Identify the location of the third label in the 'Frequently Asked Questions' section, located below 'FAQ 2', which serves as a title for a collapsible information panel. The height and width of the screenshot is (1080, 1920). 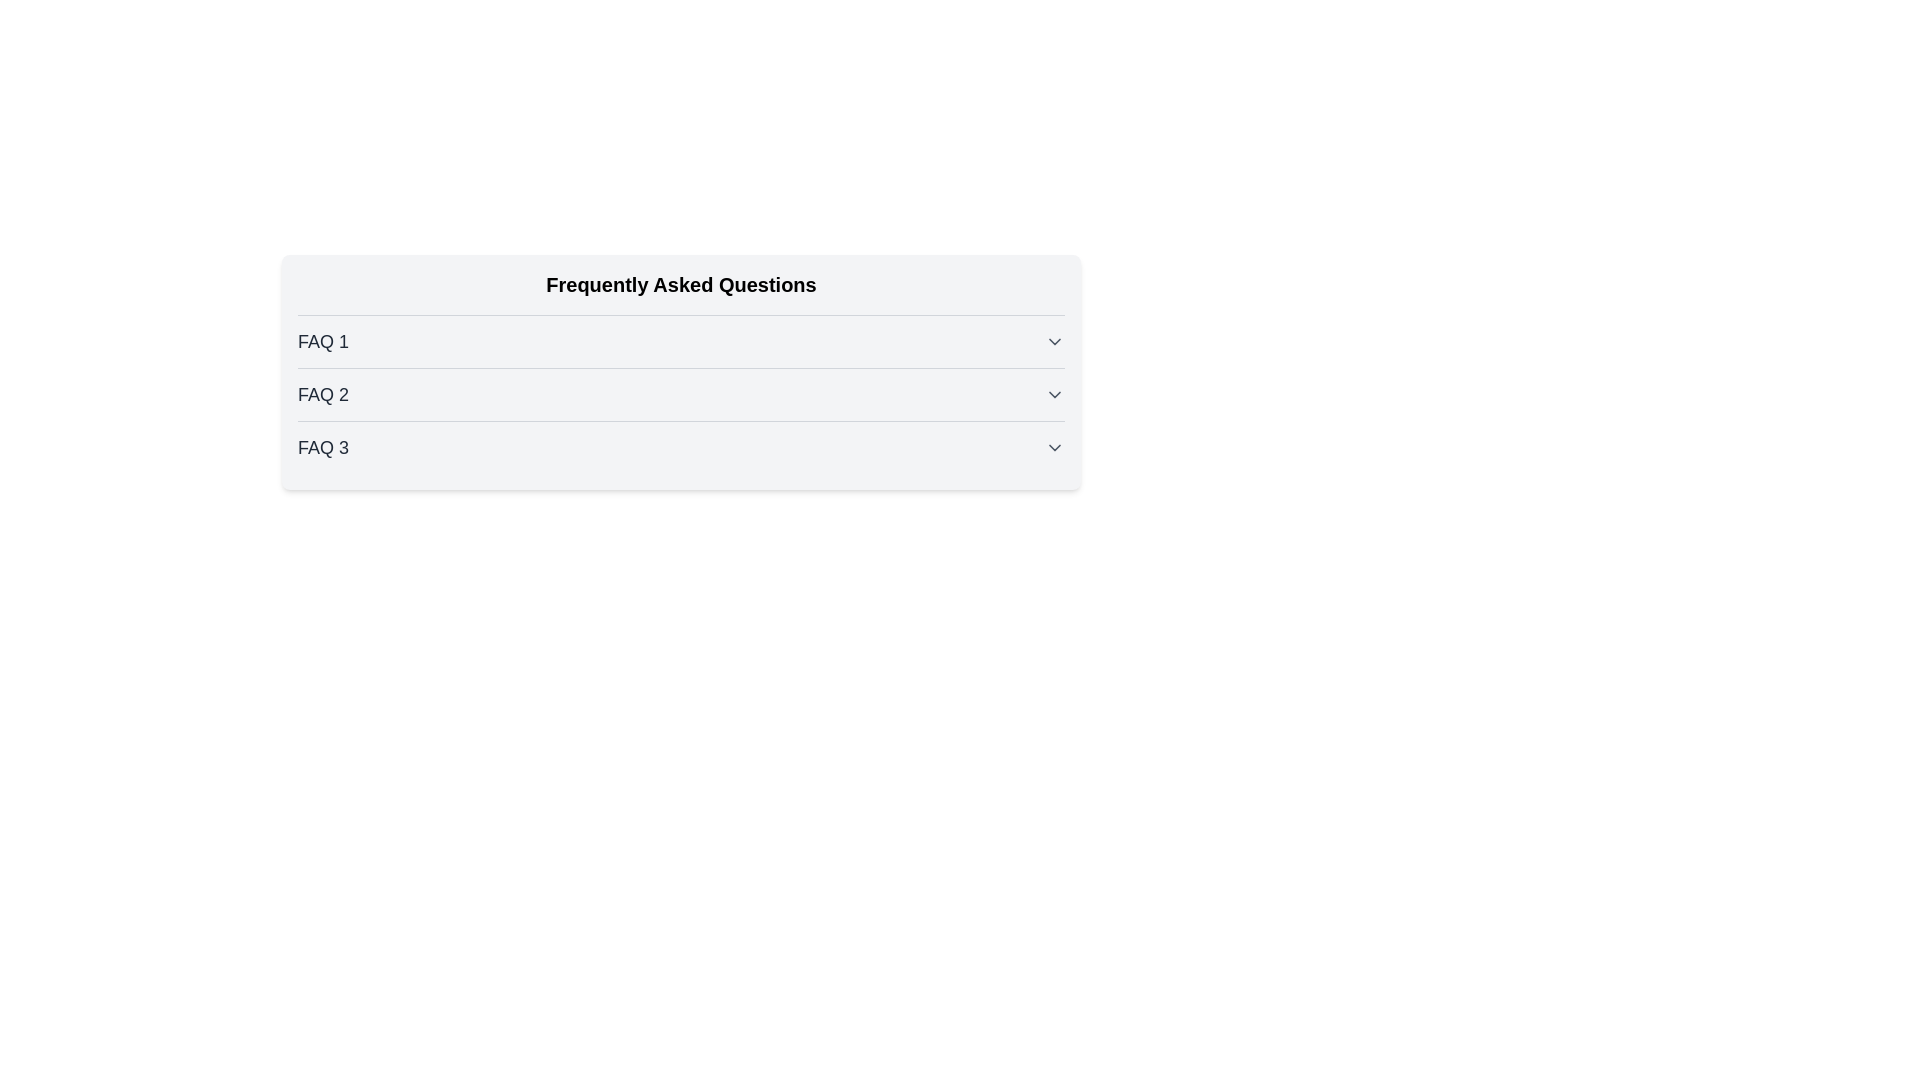
(323, 446).